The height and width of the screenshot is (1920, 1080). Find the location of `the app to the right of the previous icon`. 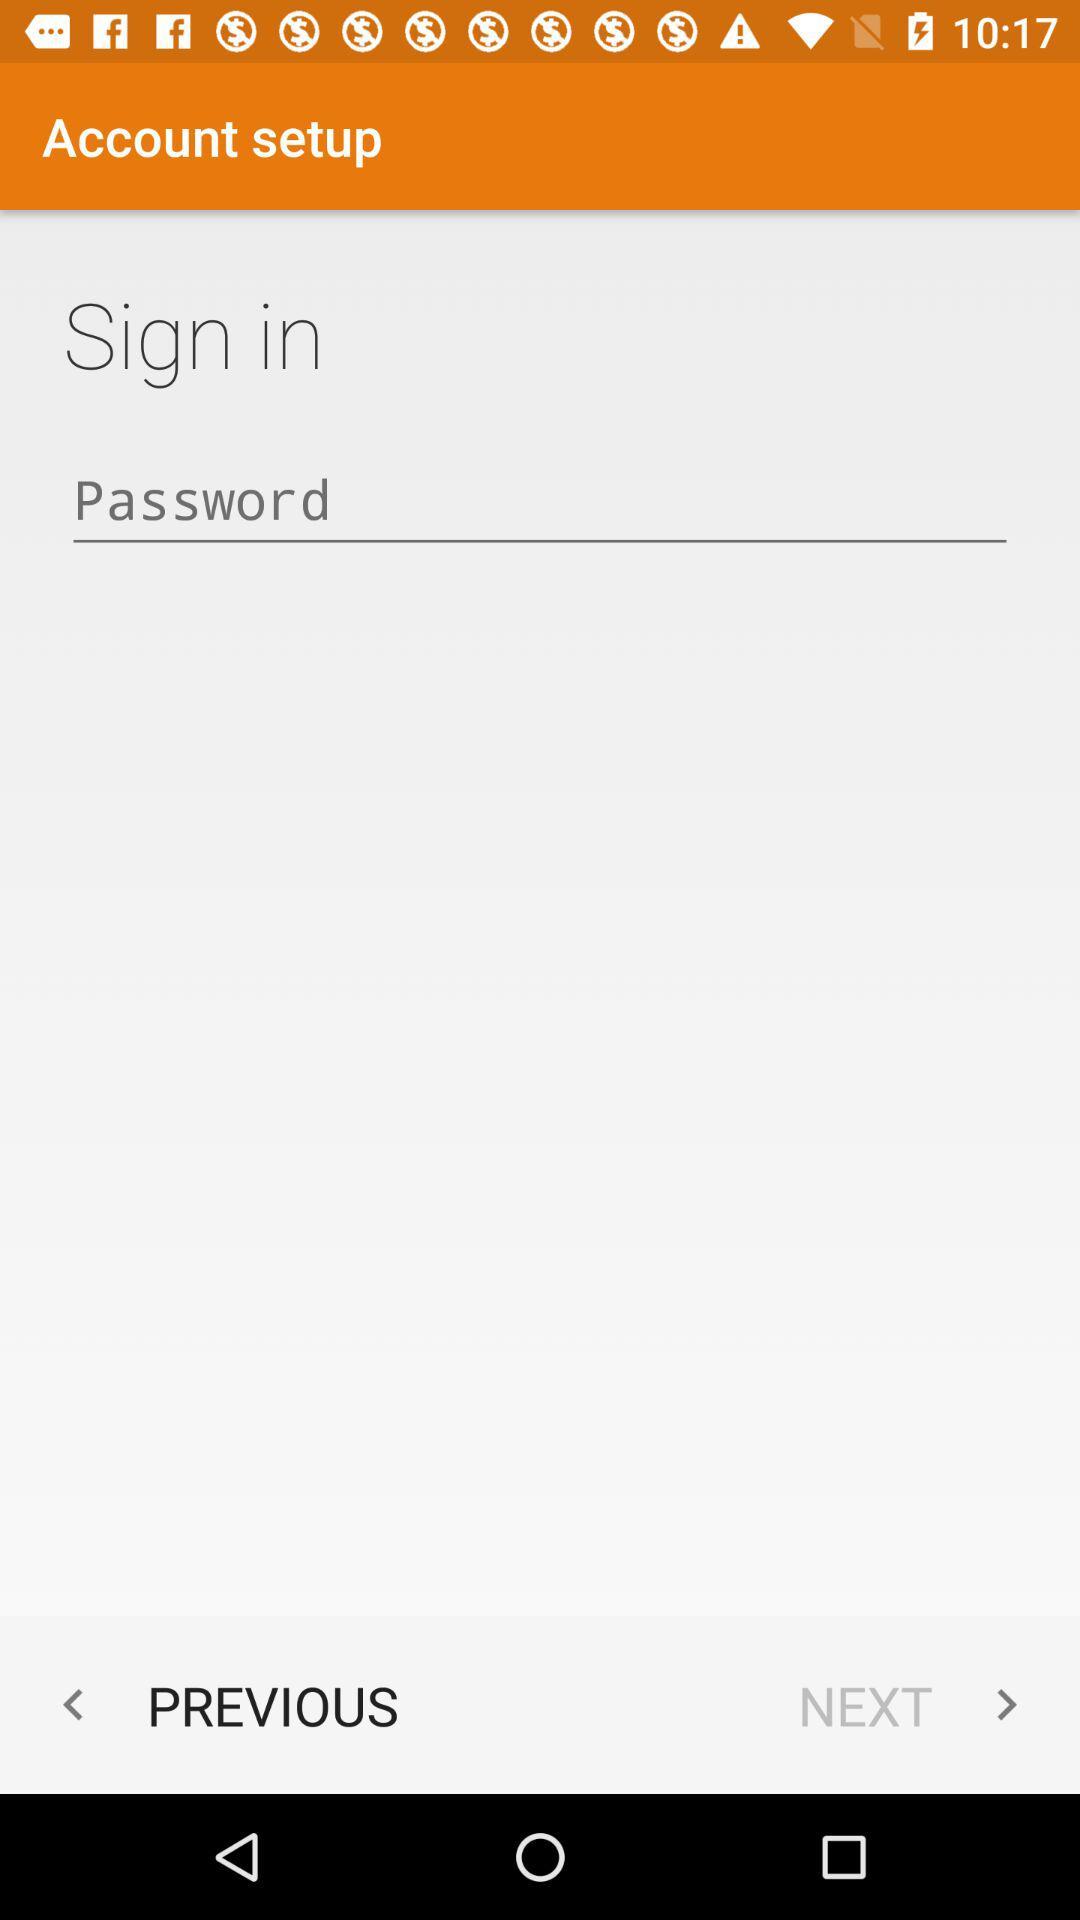

the app to the right of the previous icon is located at coordinates (918, 1704).